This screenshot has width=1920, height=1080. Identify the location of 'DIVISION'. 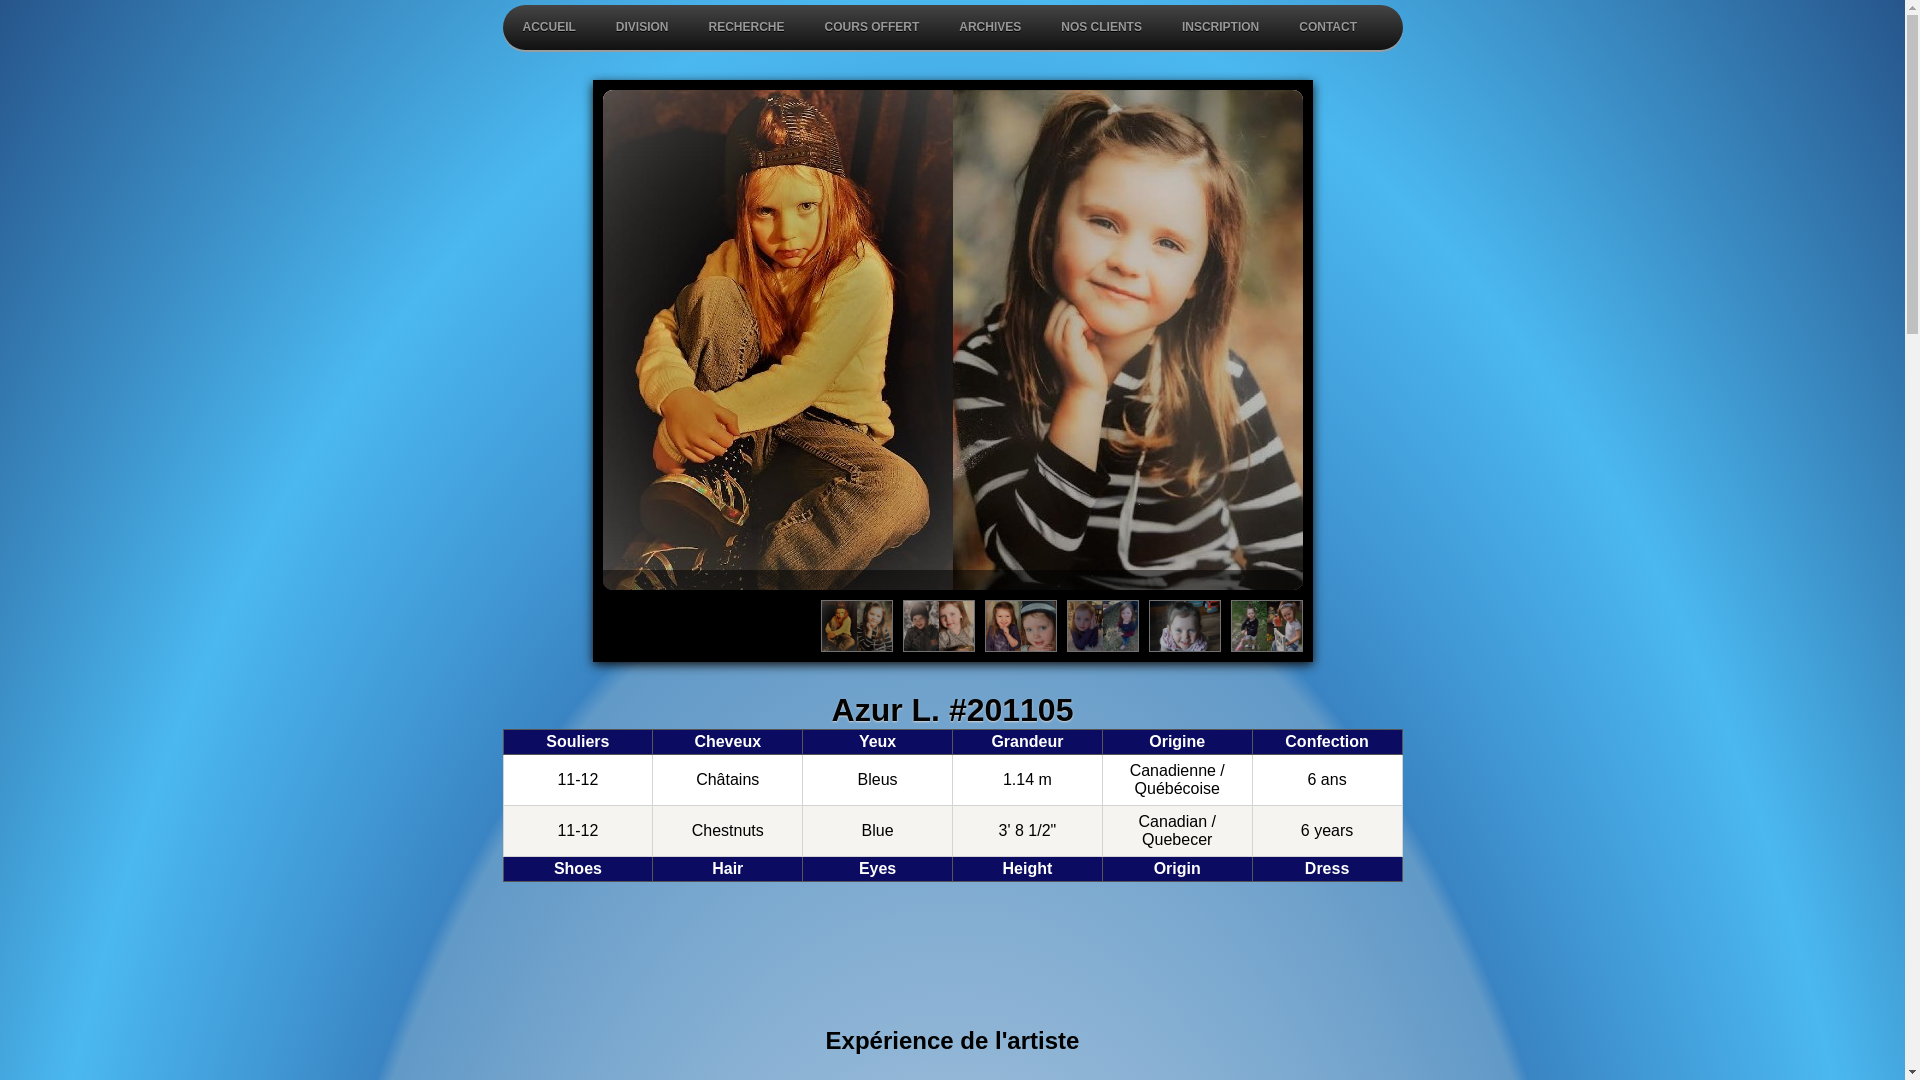
(642, 27).